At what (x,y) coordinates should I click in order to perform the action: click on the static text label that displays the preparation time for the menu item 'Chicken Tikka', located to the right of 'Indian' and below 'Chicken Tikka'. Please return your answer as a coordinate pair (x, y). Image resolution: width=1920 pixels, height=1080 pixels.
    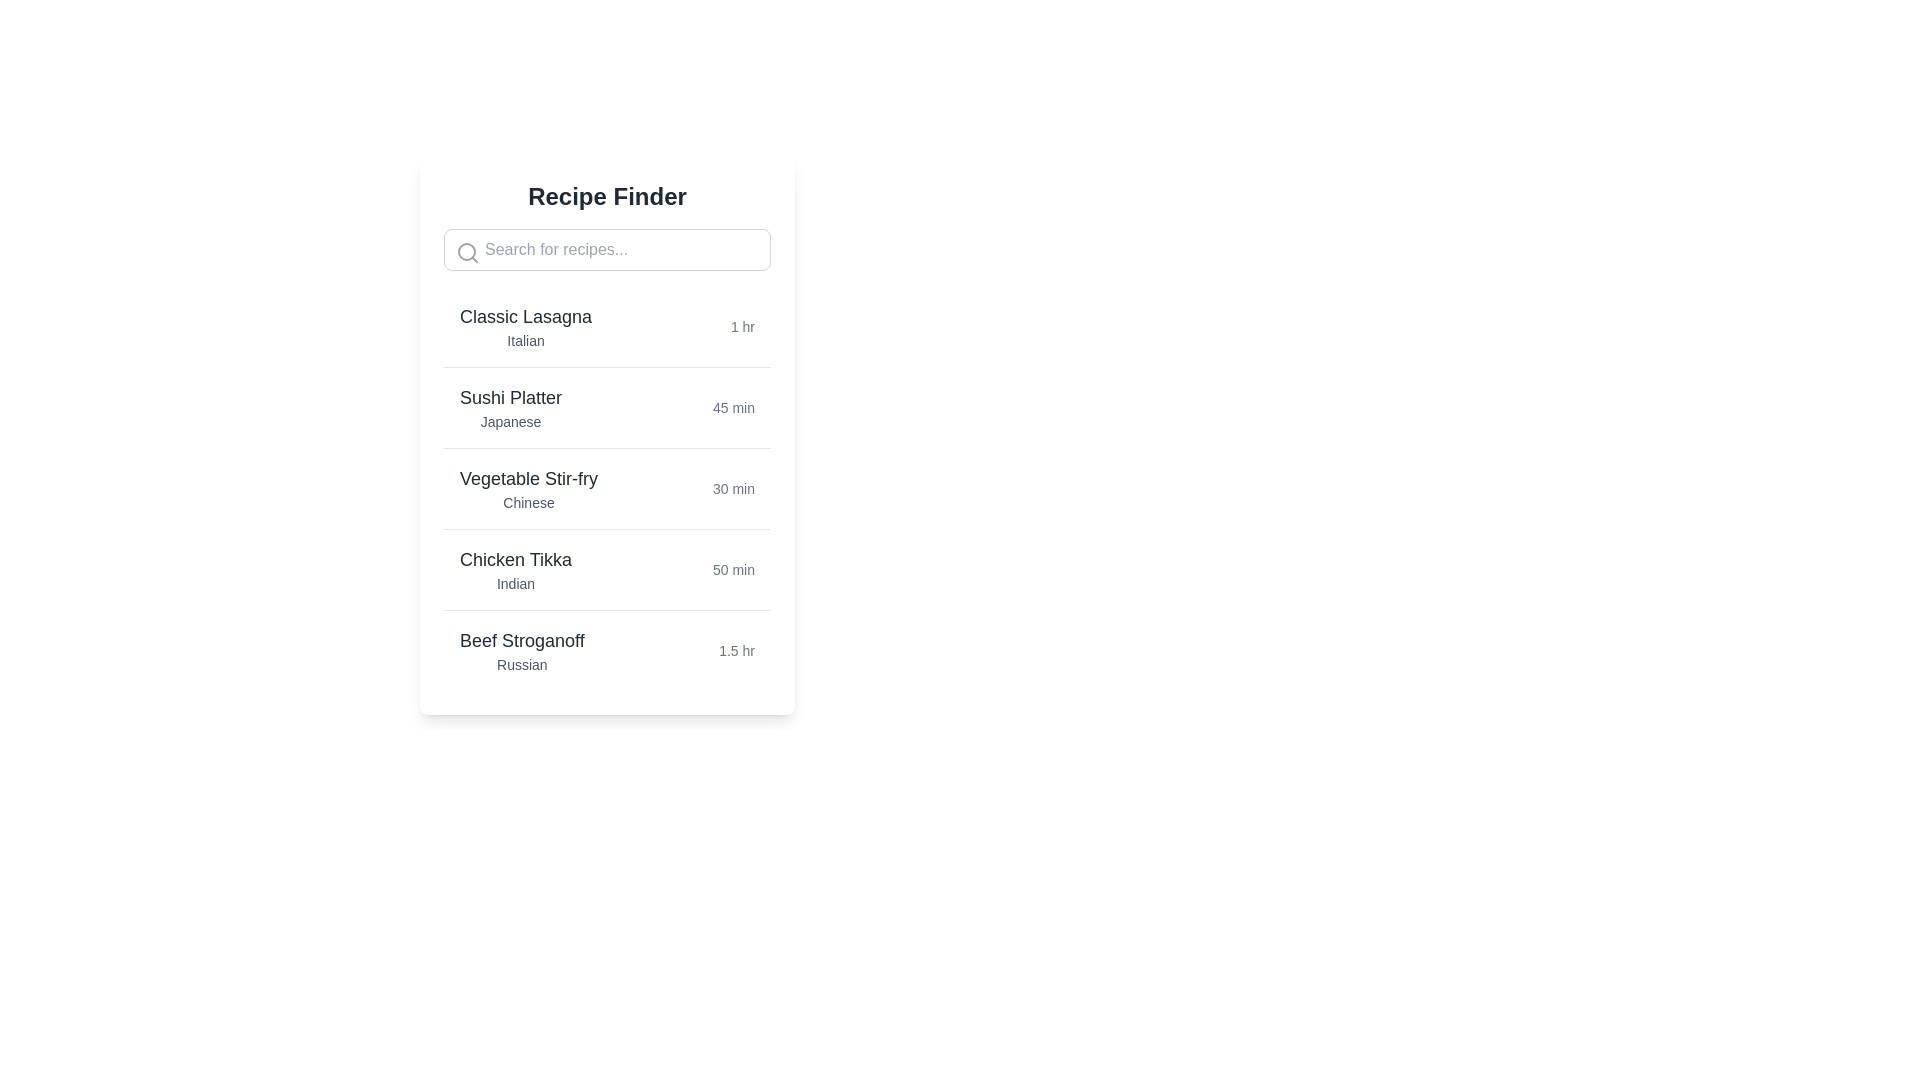
    Looking at the image, I should click on (733, 570).